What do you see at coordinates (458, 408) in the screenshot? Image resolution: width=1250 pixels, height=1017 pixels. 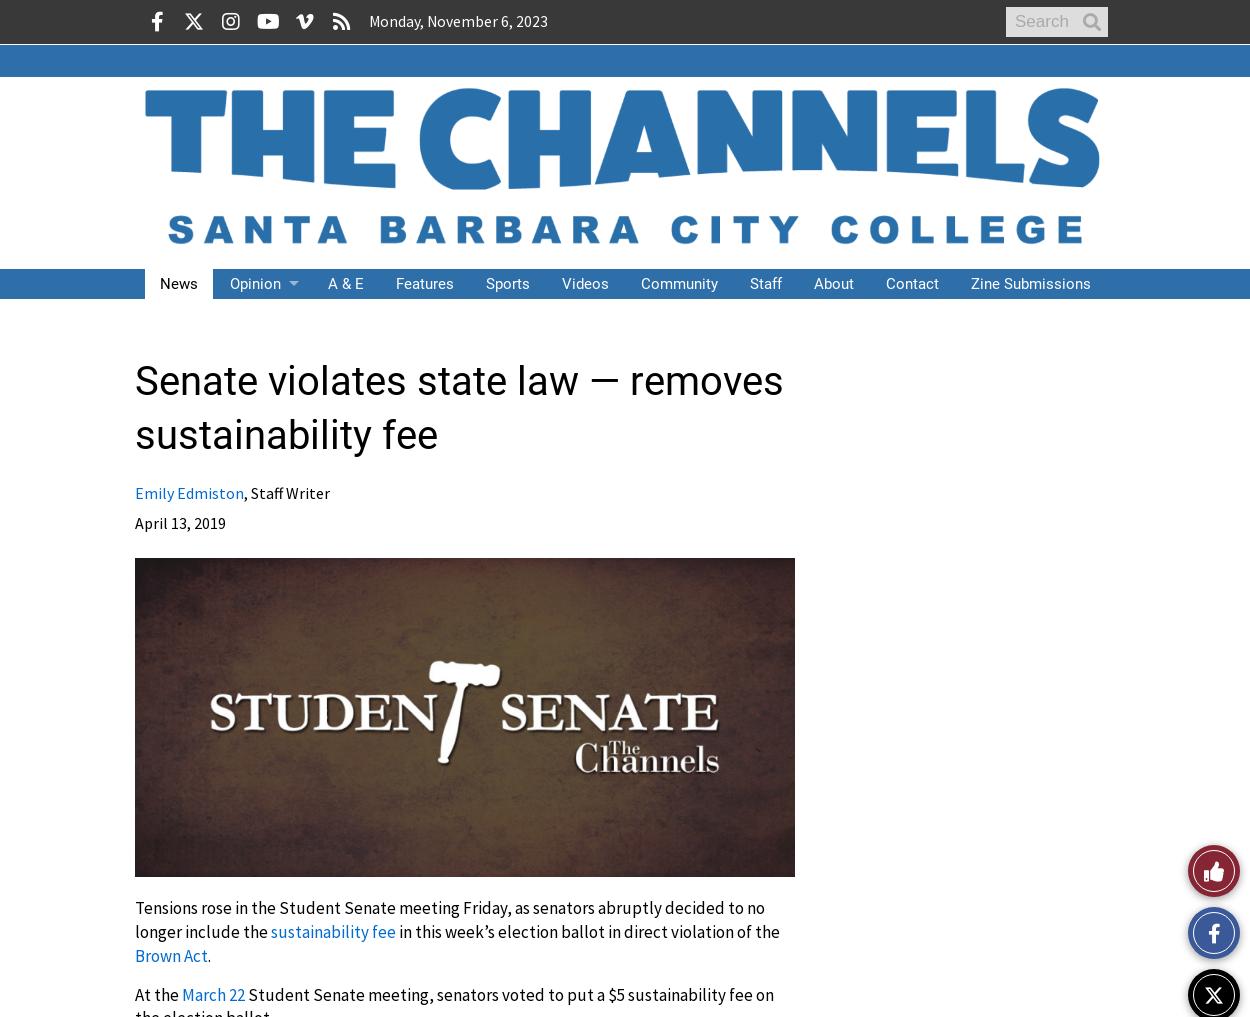 I see `'Senate violates state law — removes sustainability fee'` at bounding box center [458, 408].